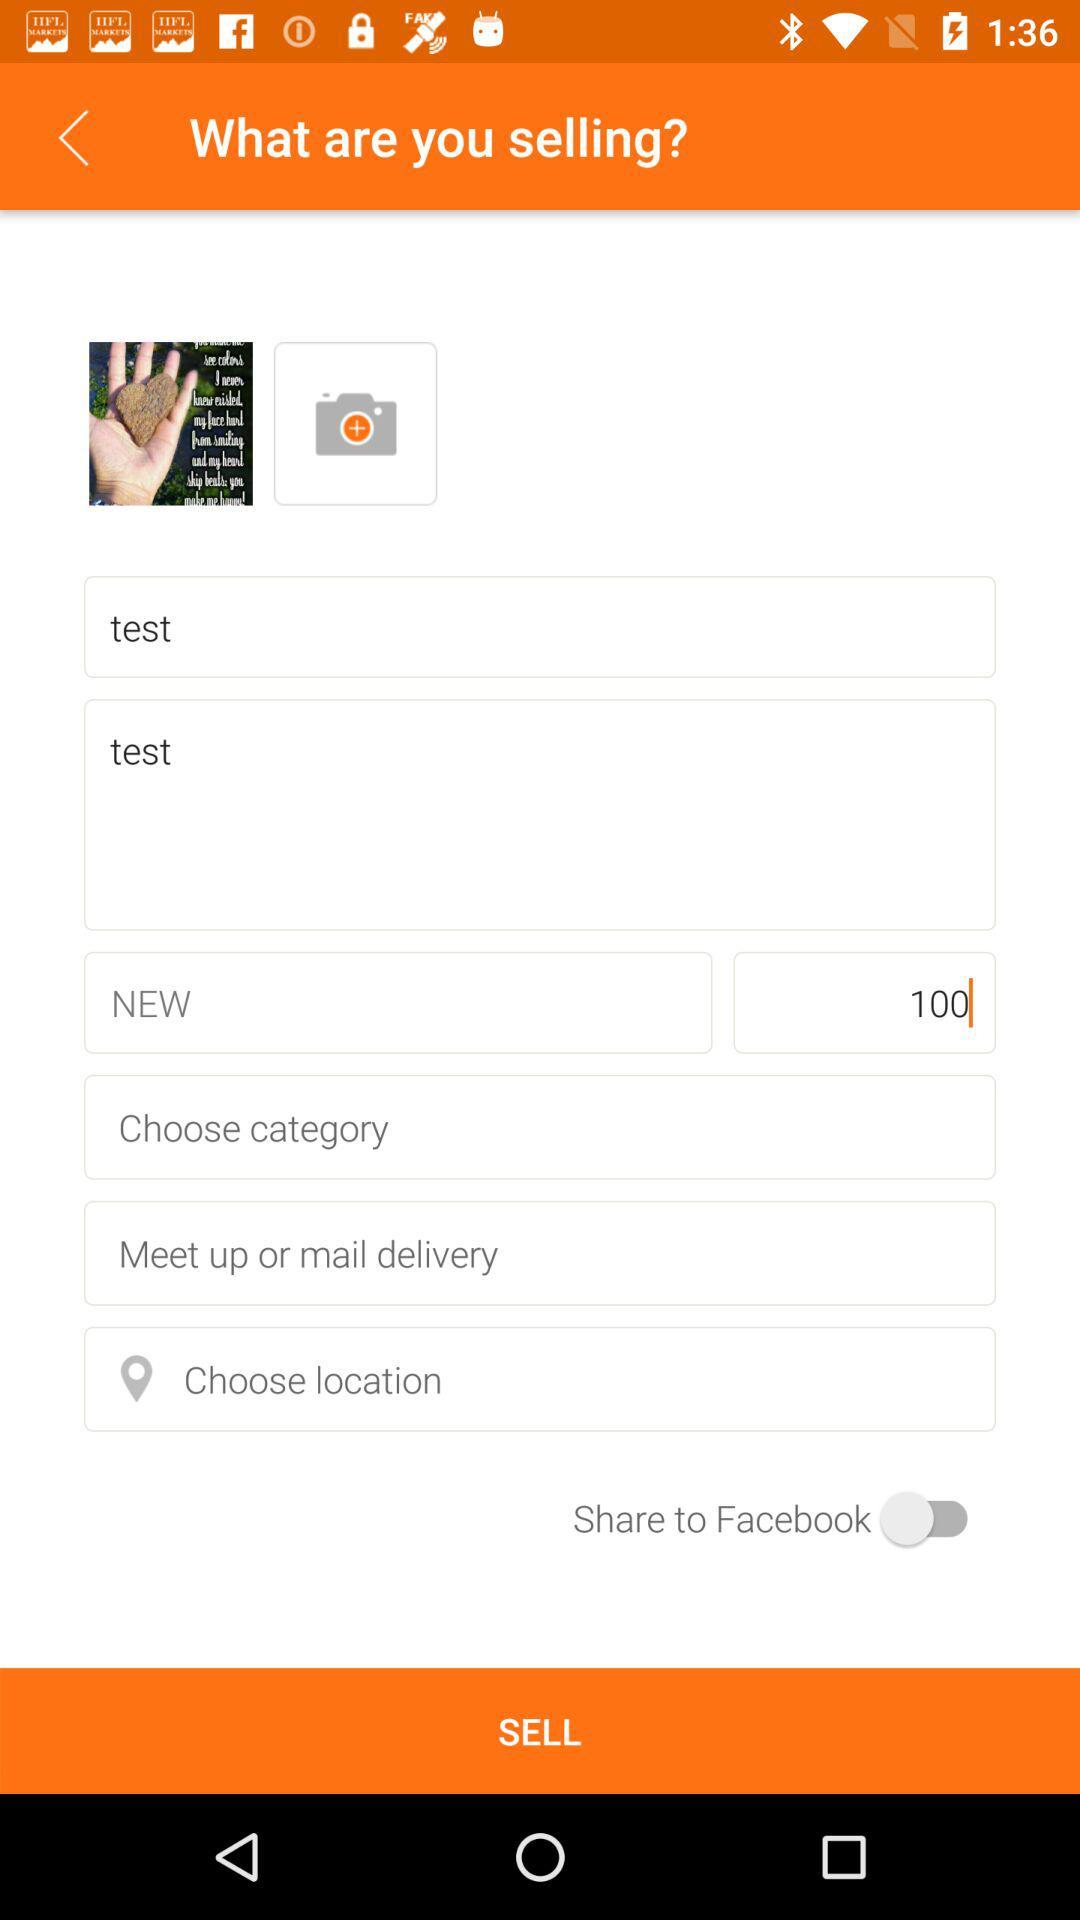 The width and height of the screenshot is (1080, 1920). I want to click on a picture, so click(354, 422).